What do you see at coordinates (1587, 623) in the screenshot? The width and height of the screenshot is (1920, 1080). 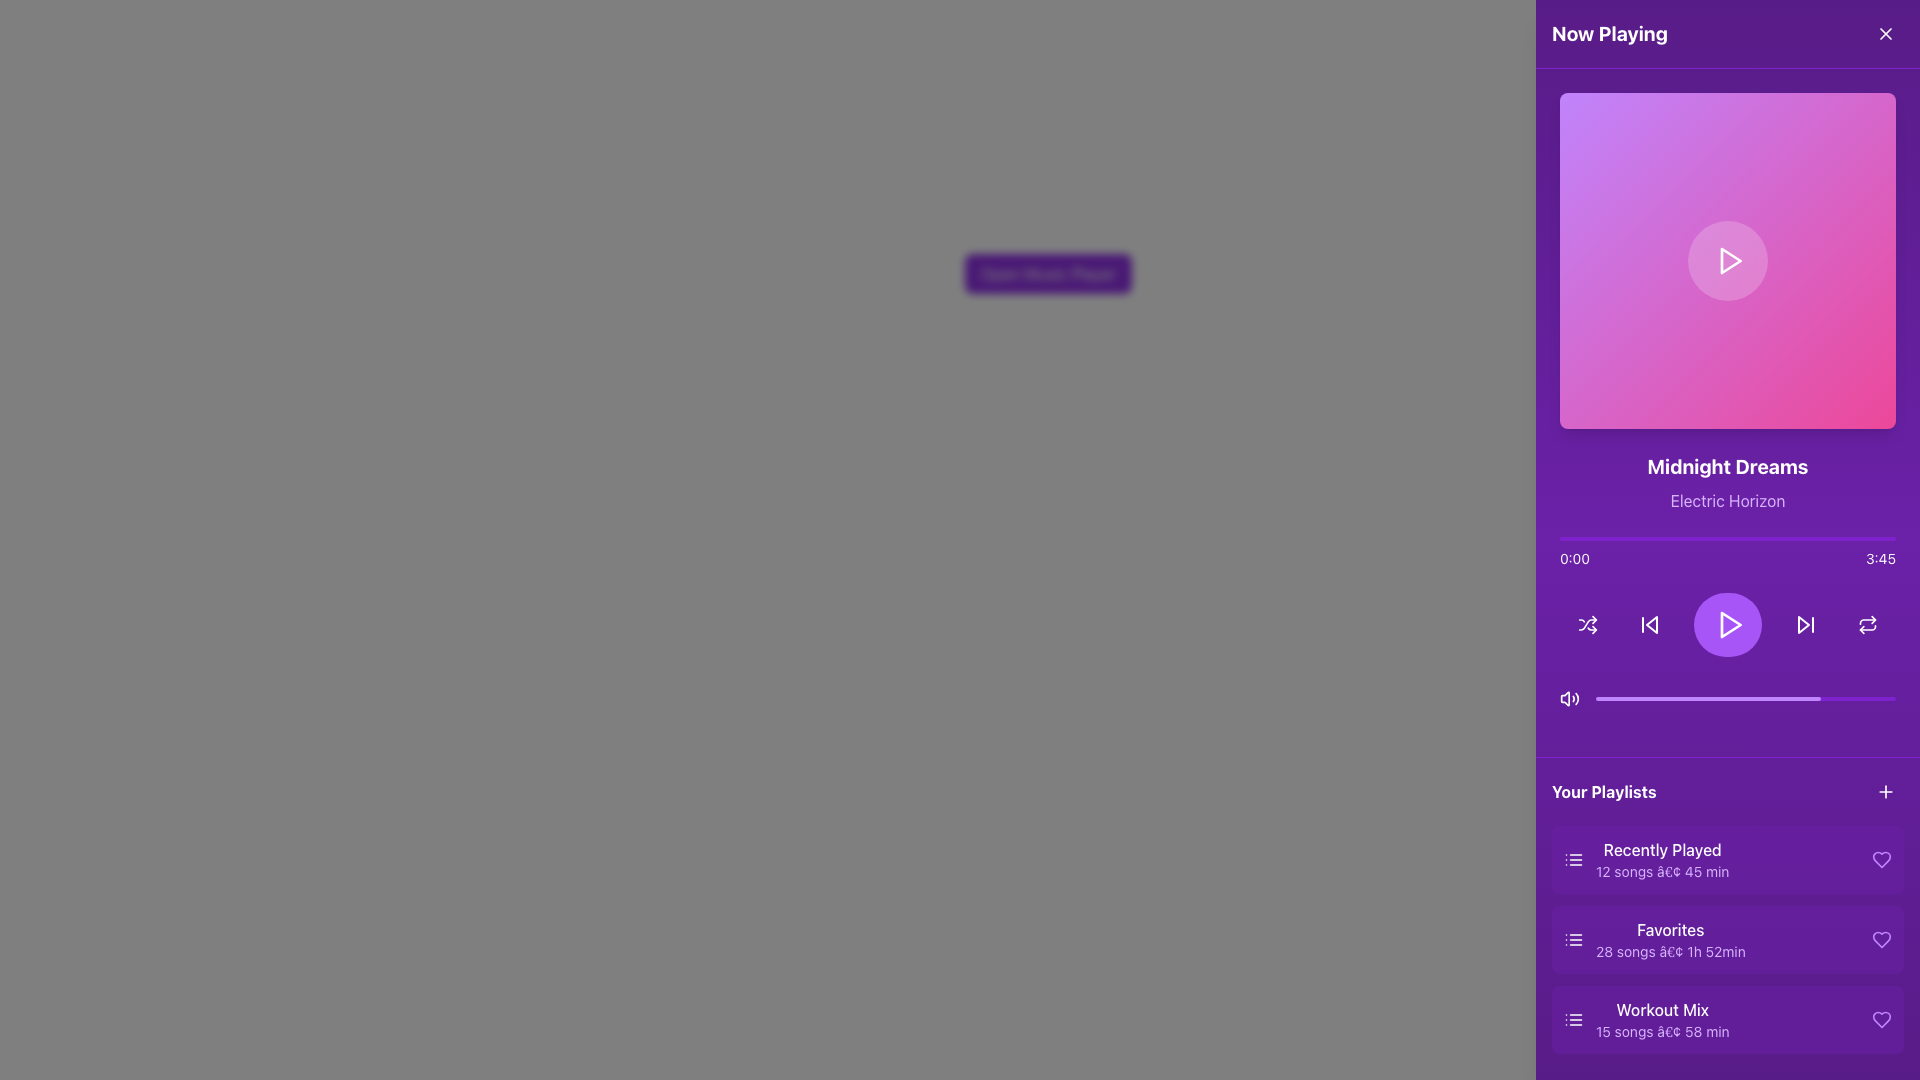 I see `the shuffle button icon, which features two crossing arrows on a purple background, located within the control bar beneath the song's progress bar` at bounding box center [1587, 623].